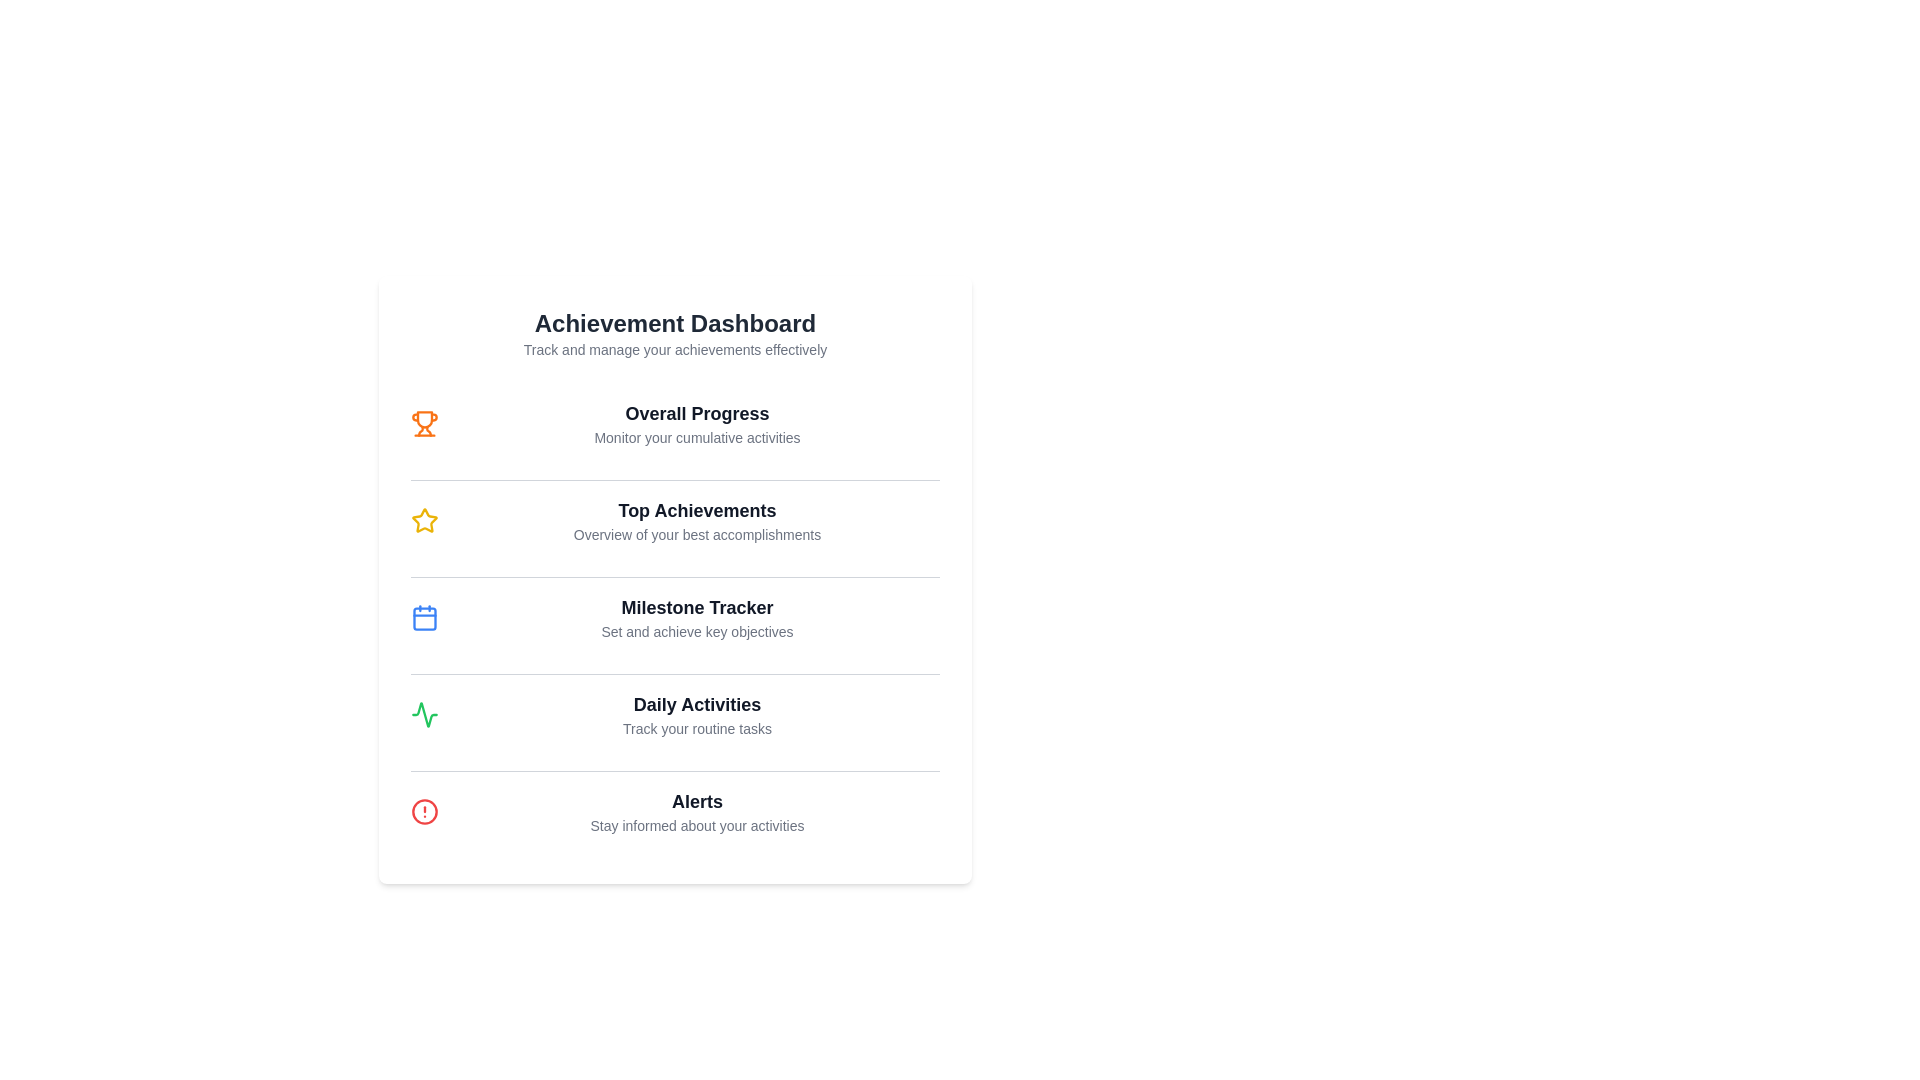 The width and height of the screenshot is (1920, 1080). I want to click on the 'Milestone Tracker' title text label, which is the third item in the vertical list of sections, positioned between 'Top Achievements' and 'Daily Activities', so click(697, 607).